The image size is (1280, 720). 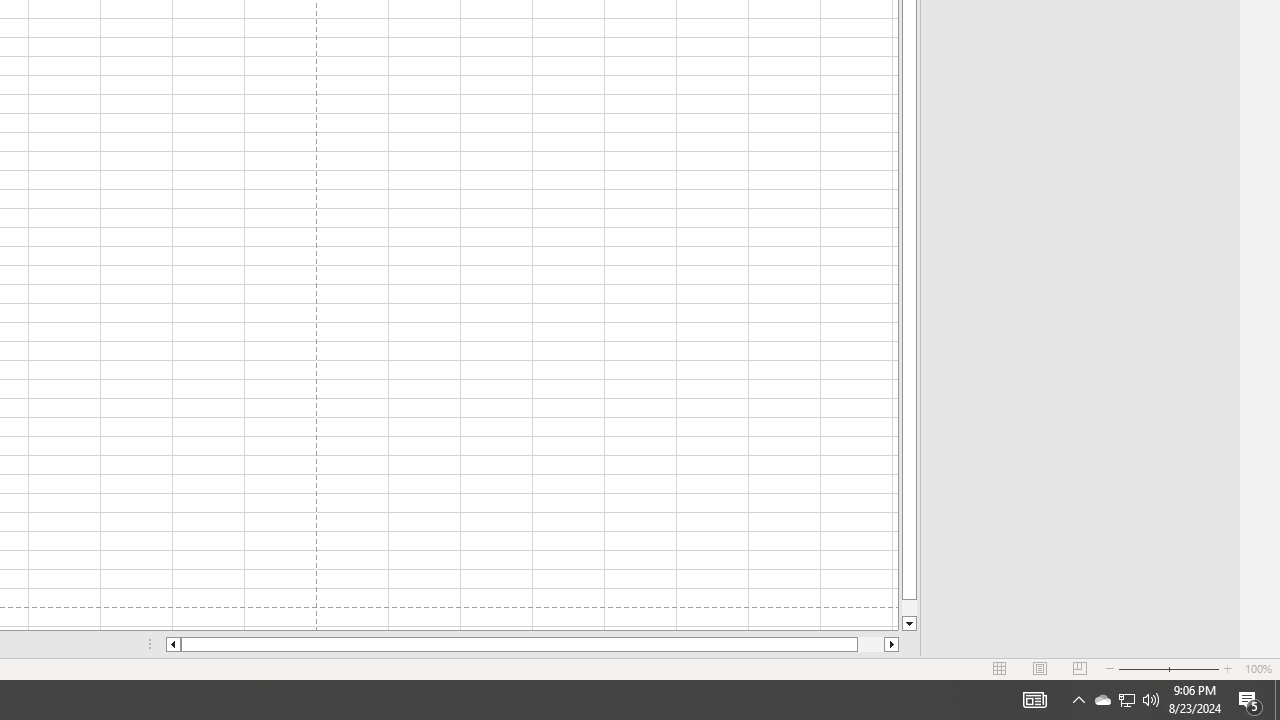 What do you see at coordinates (1168, 669) in the screenshot?
I see `'Zoom'` at bounding box center [1168, 669].